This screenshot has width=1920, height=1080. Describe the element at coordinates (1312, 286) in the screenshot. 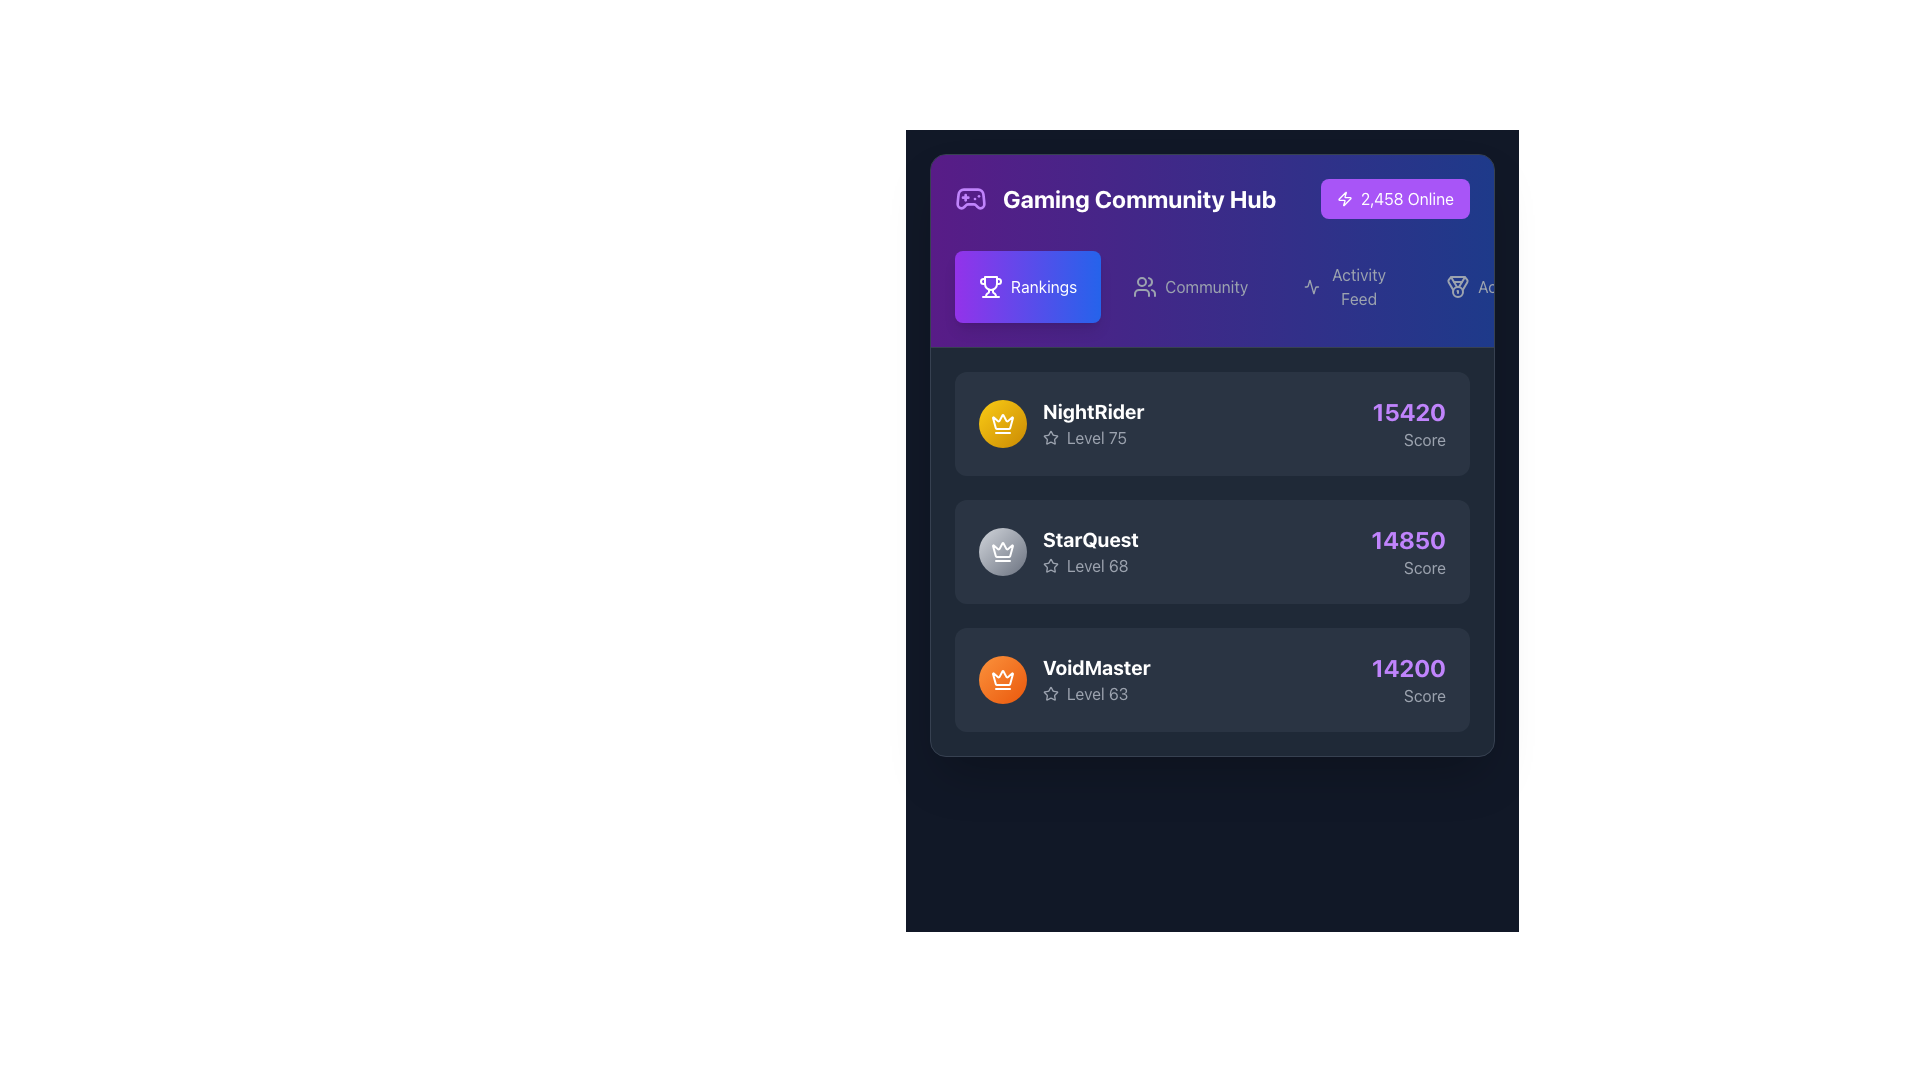

I see `the 'Activity Feed' icon located in the top navigation bar, which is visually represented as an SVG icon to the left of the 'Activity Feed' text` at that location.